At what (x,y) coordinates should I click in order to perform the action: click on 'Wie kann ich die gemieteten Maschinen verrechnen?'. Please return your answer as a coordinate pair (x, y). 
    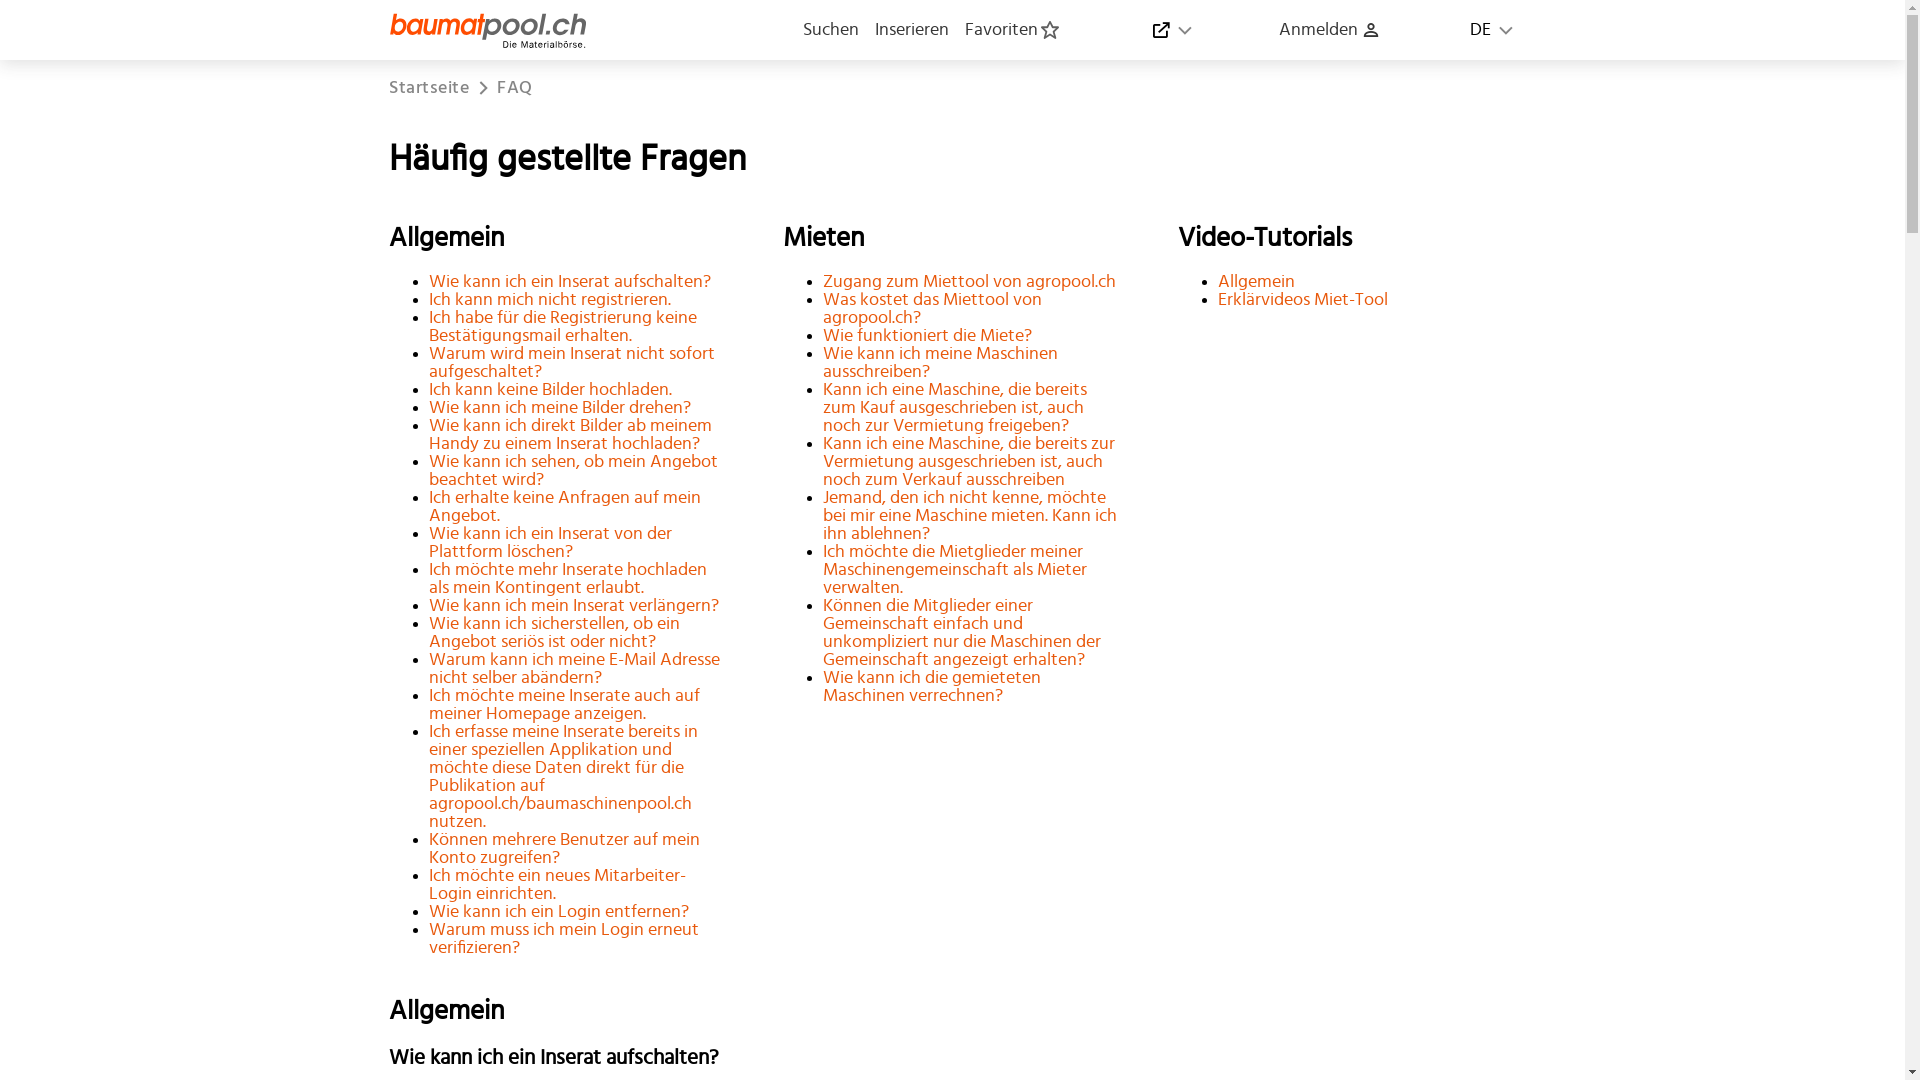
    Looking at the image, I should click on (930, 685).